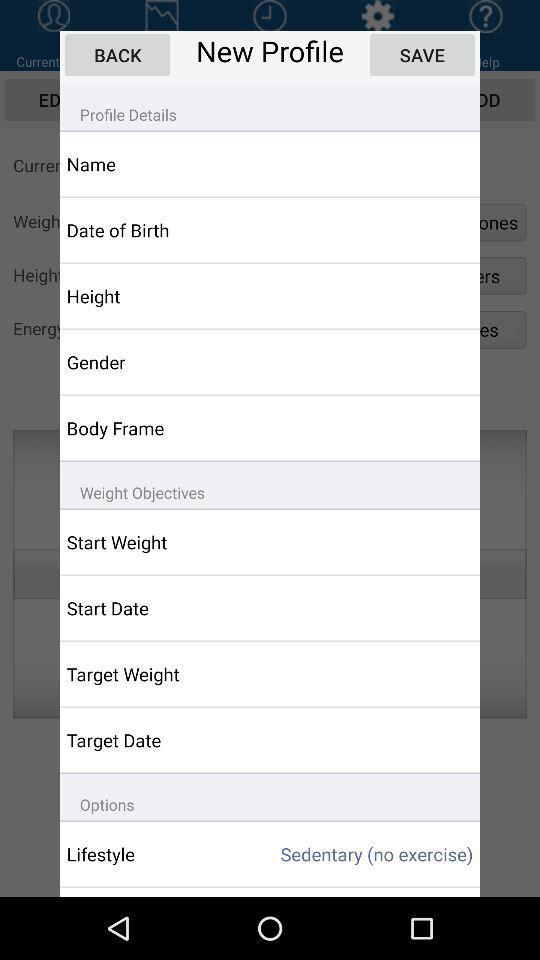  I want to click on start weight item, so click(155, 542).